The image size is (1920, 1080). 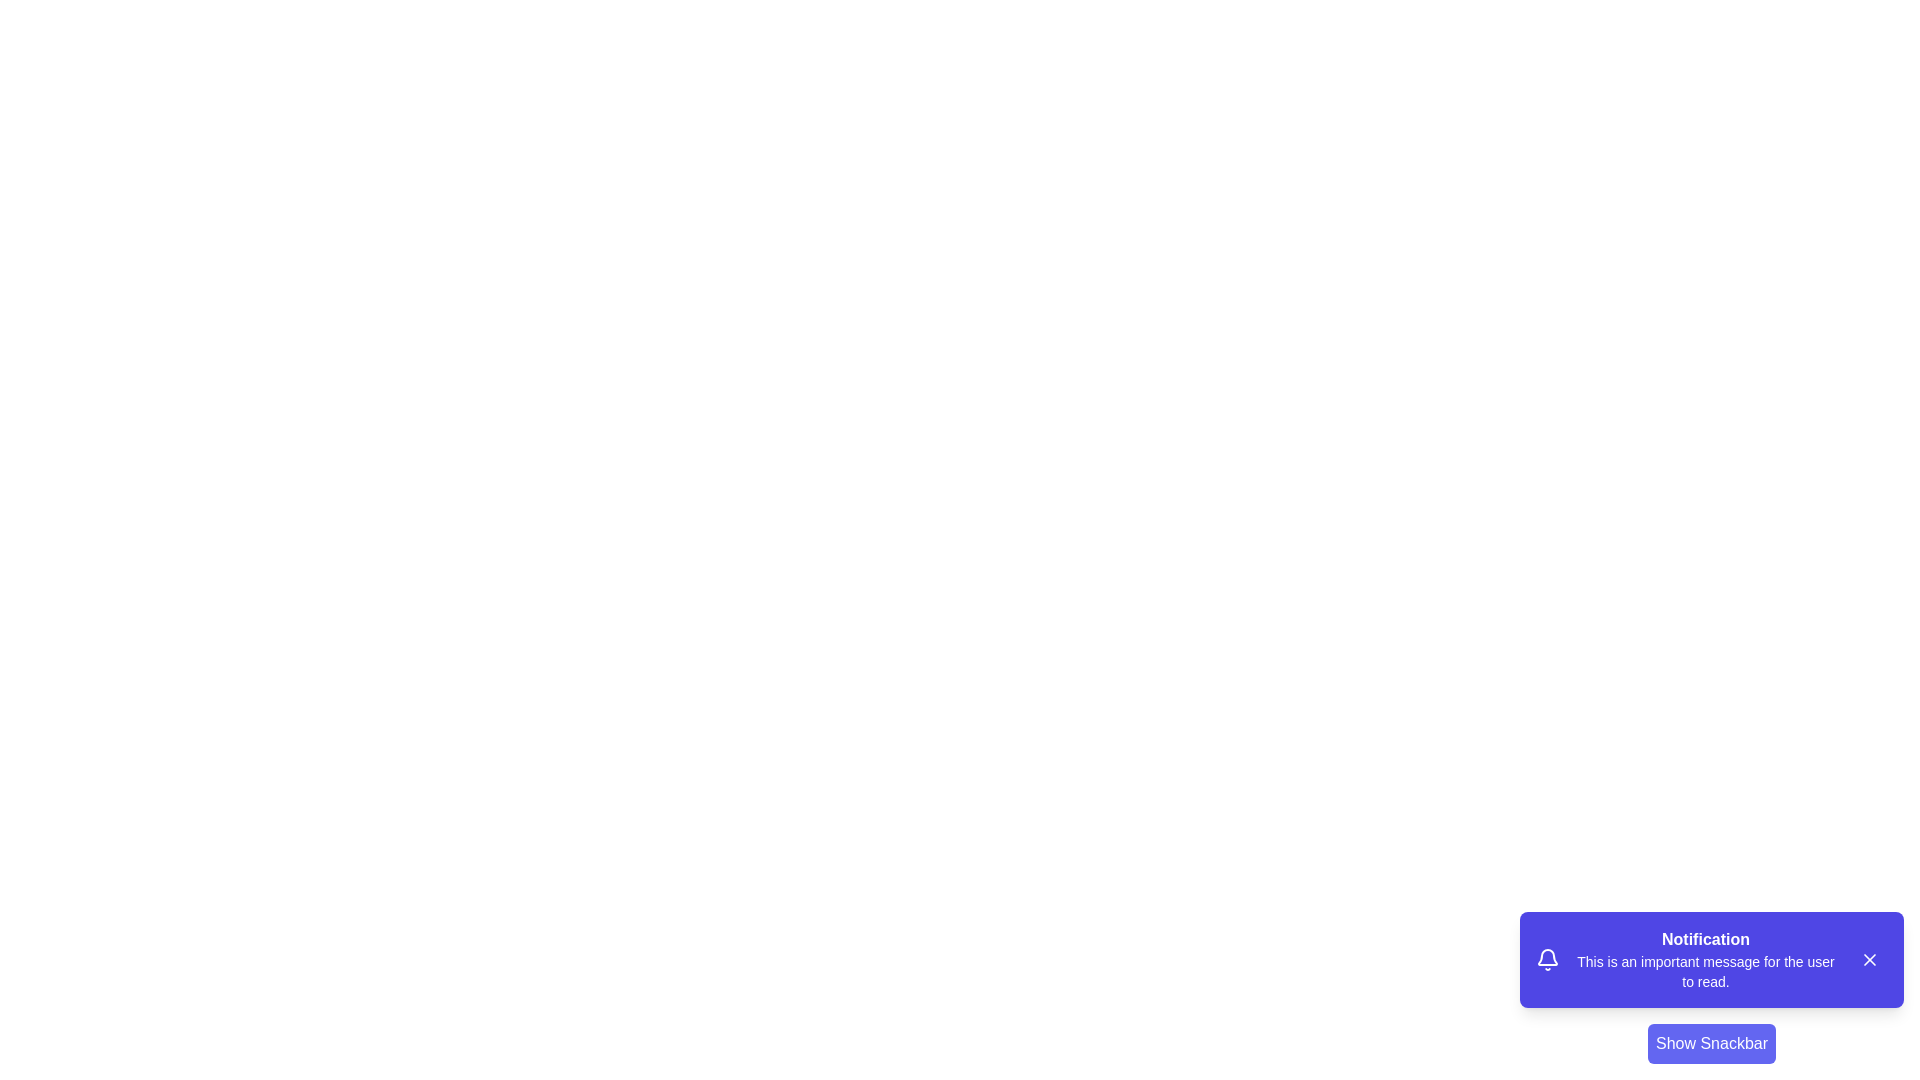 What do you see at coordinates (1547, 959) in the screenshot?
I see `the notification icon located on the left side of the notification bar, adjacent to the 'Notification' text` at bounding box center [1547, 959].